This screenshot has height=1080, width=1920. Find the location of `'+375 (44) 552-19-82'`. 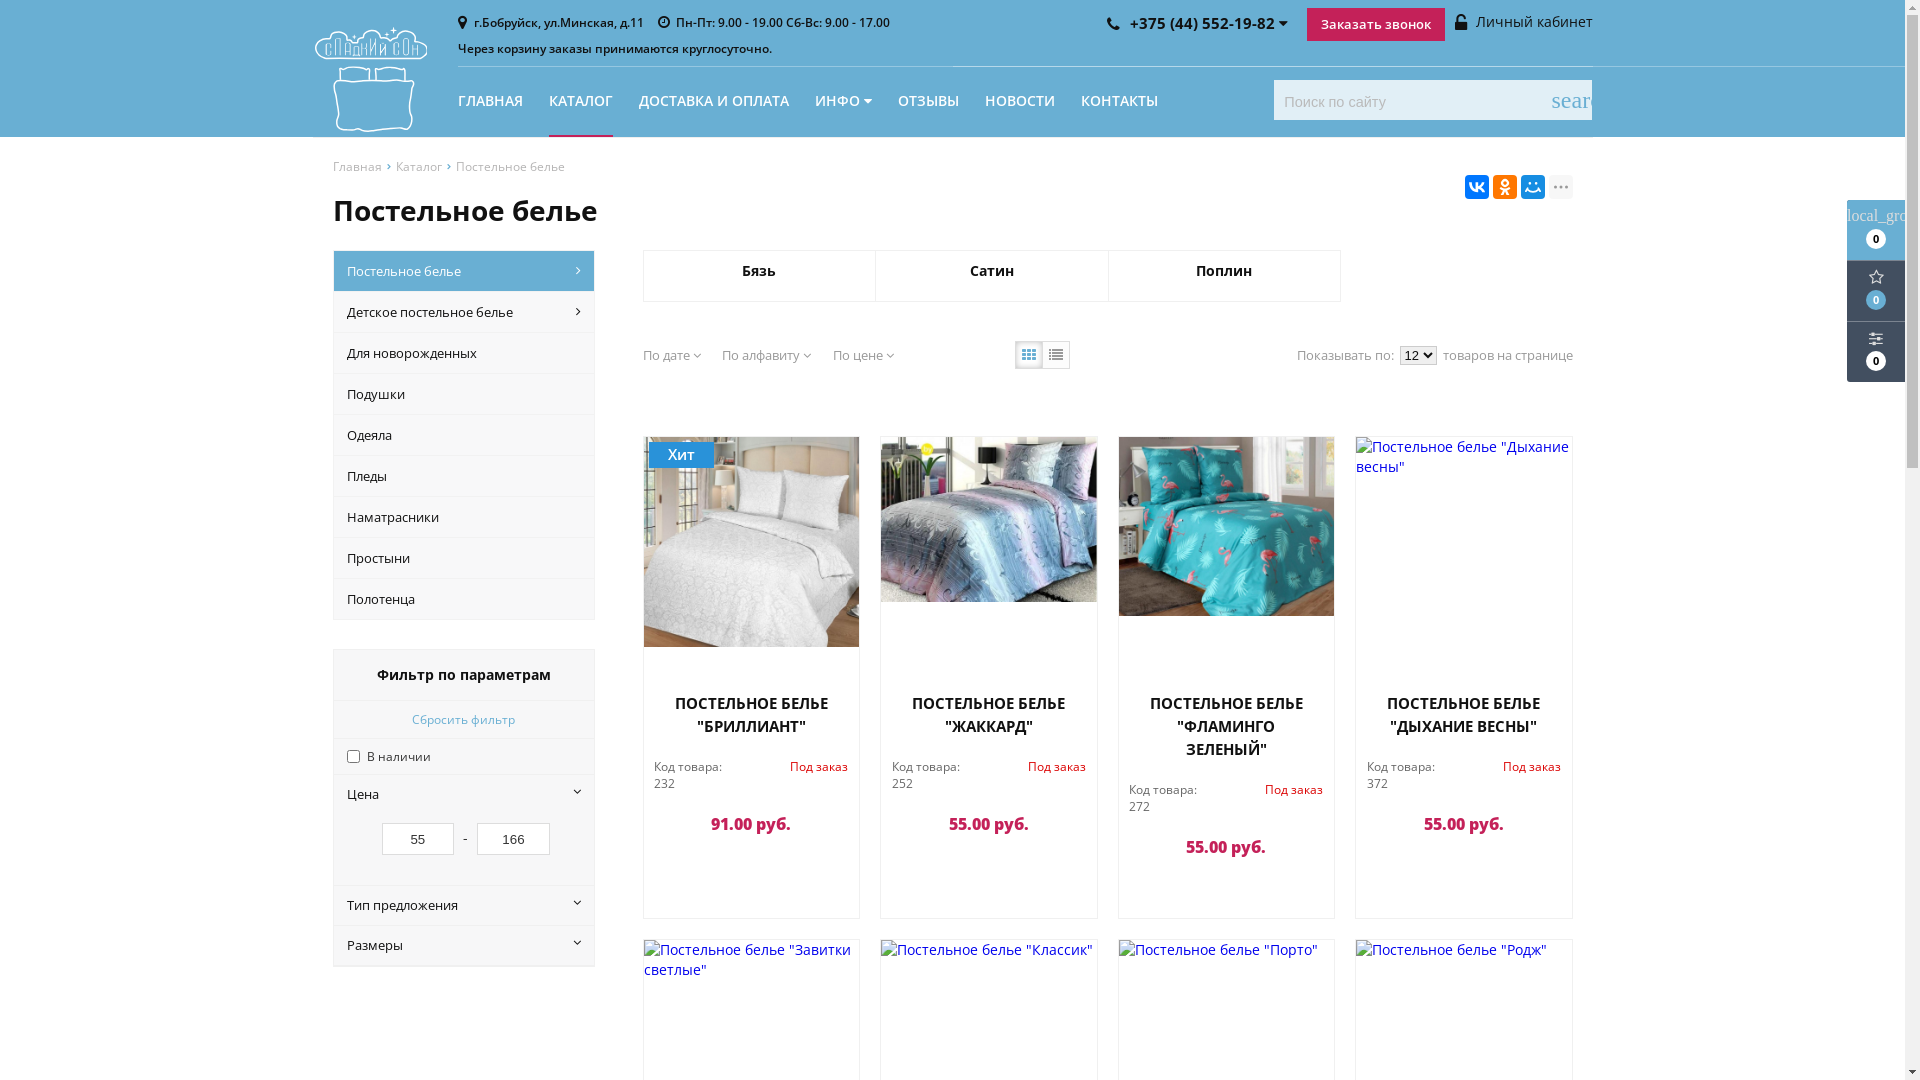

'+375 (44) 552-19-82' is located at coordinates (1104, 23).